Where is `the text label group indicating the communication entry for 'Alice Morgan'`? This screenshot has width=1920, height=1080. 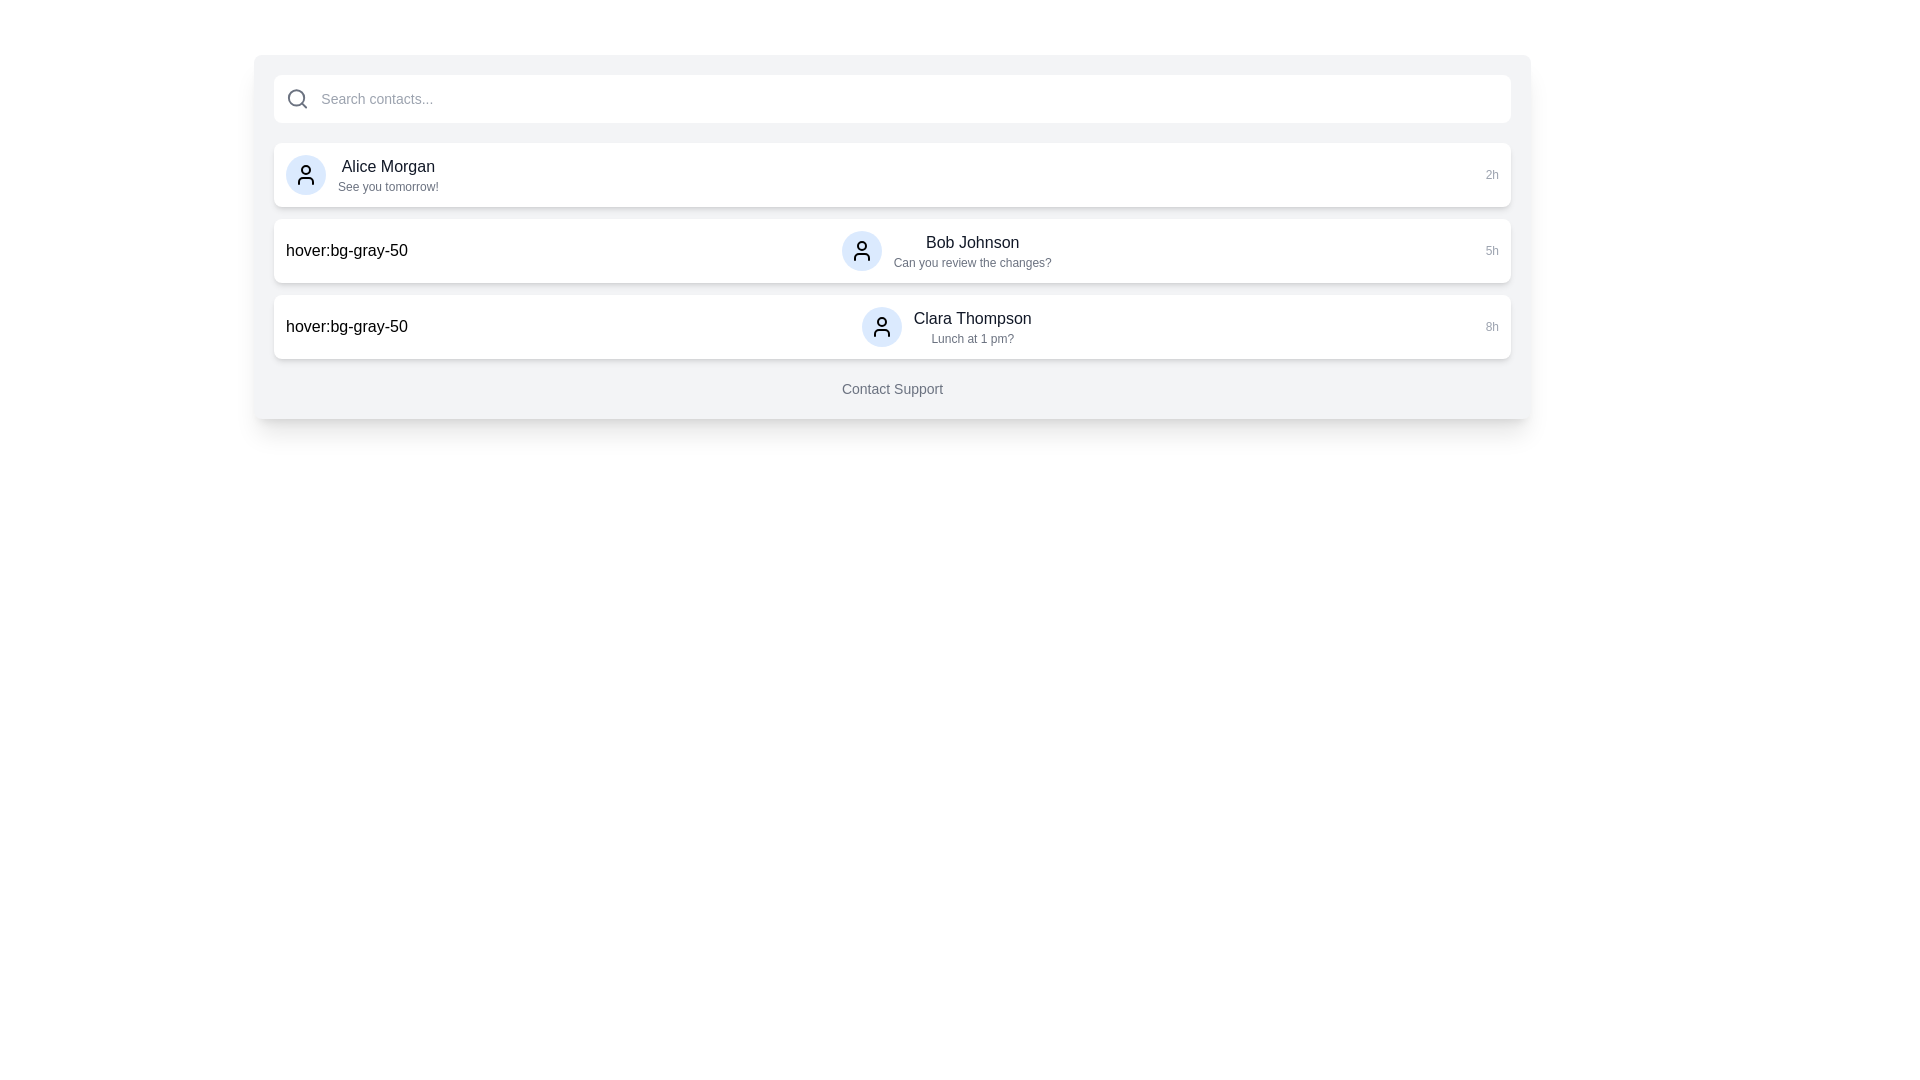 the text label group indicating the communication entry for 'Alice Morgan' is located at coordinates (388, 173).